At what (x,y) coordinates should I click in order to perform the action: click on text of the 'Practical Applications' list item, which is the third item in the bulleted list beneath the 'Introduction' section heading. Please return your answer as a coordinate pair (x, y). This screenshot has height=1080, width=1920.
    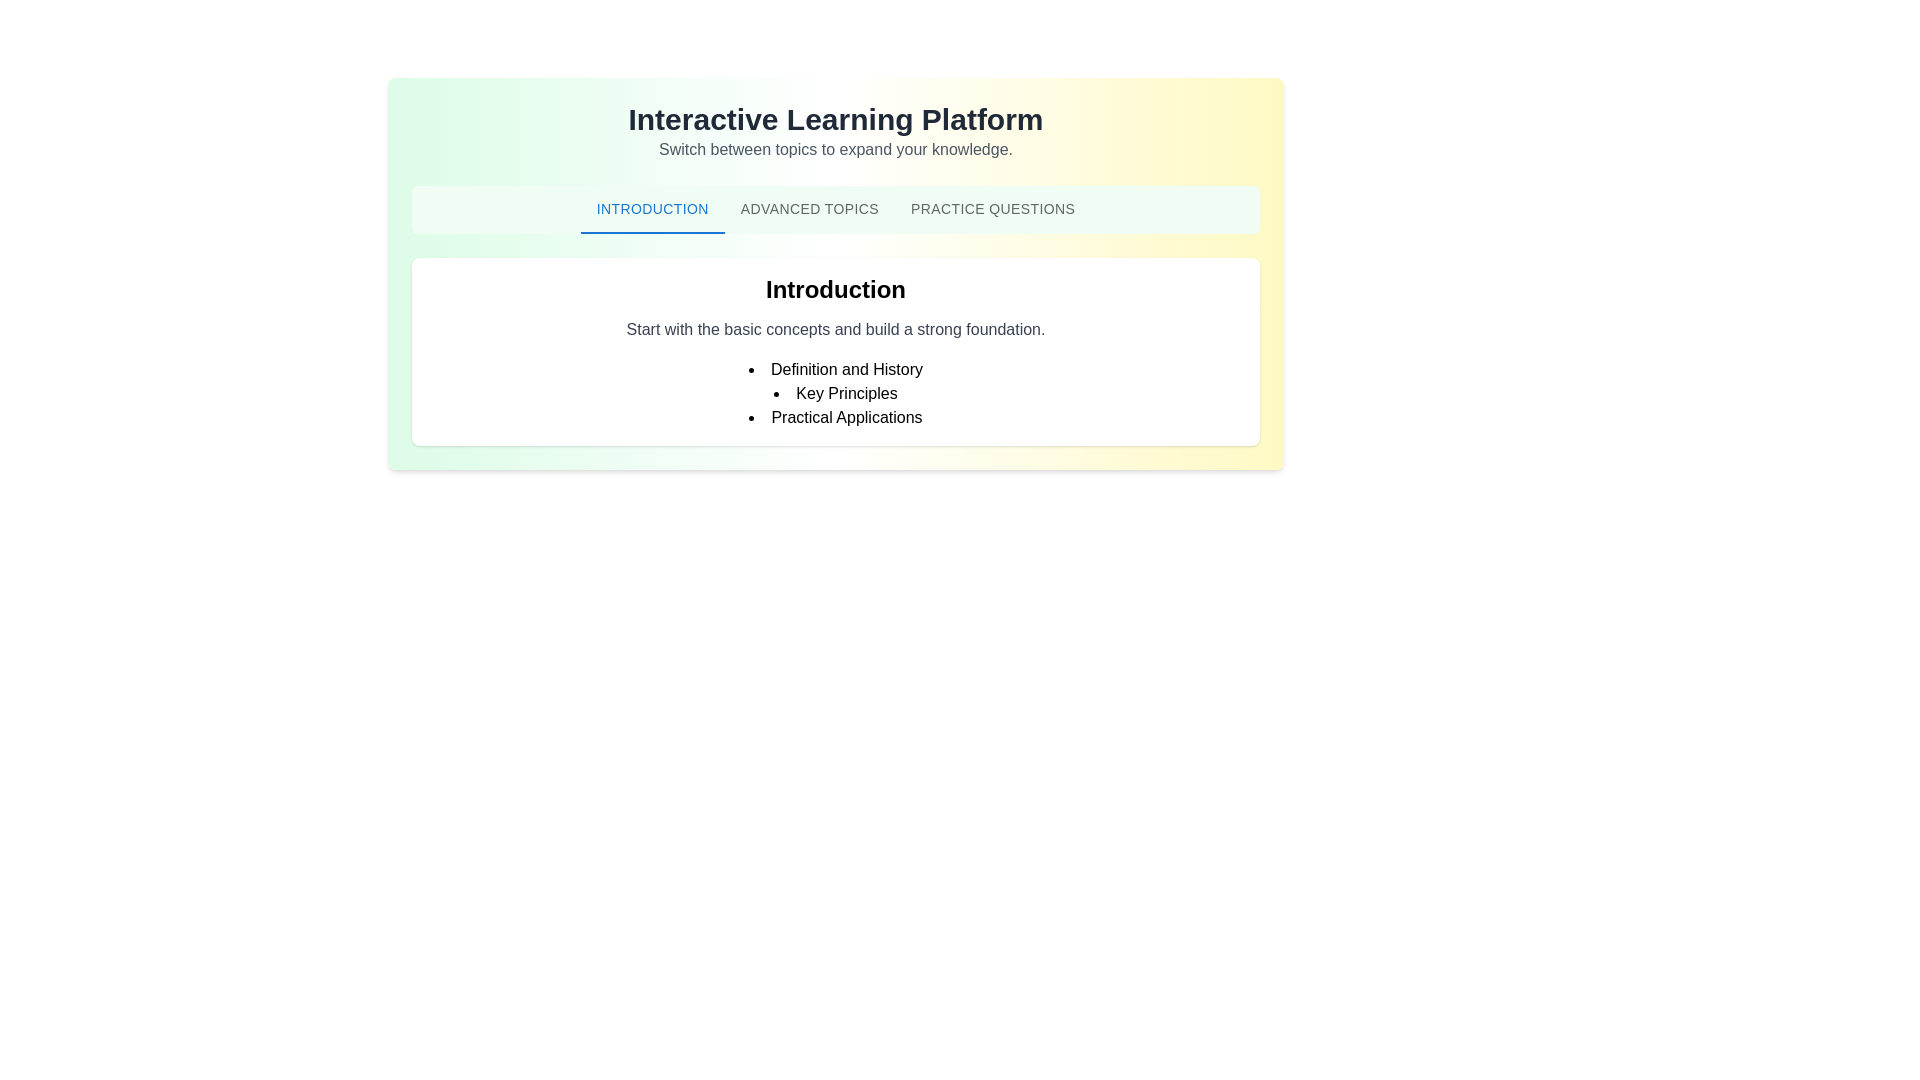
    Looking at the image, I should click on (835, 416).